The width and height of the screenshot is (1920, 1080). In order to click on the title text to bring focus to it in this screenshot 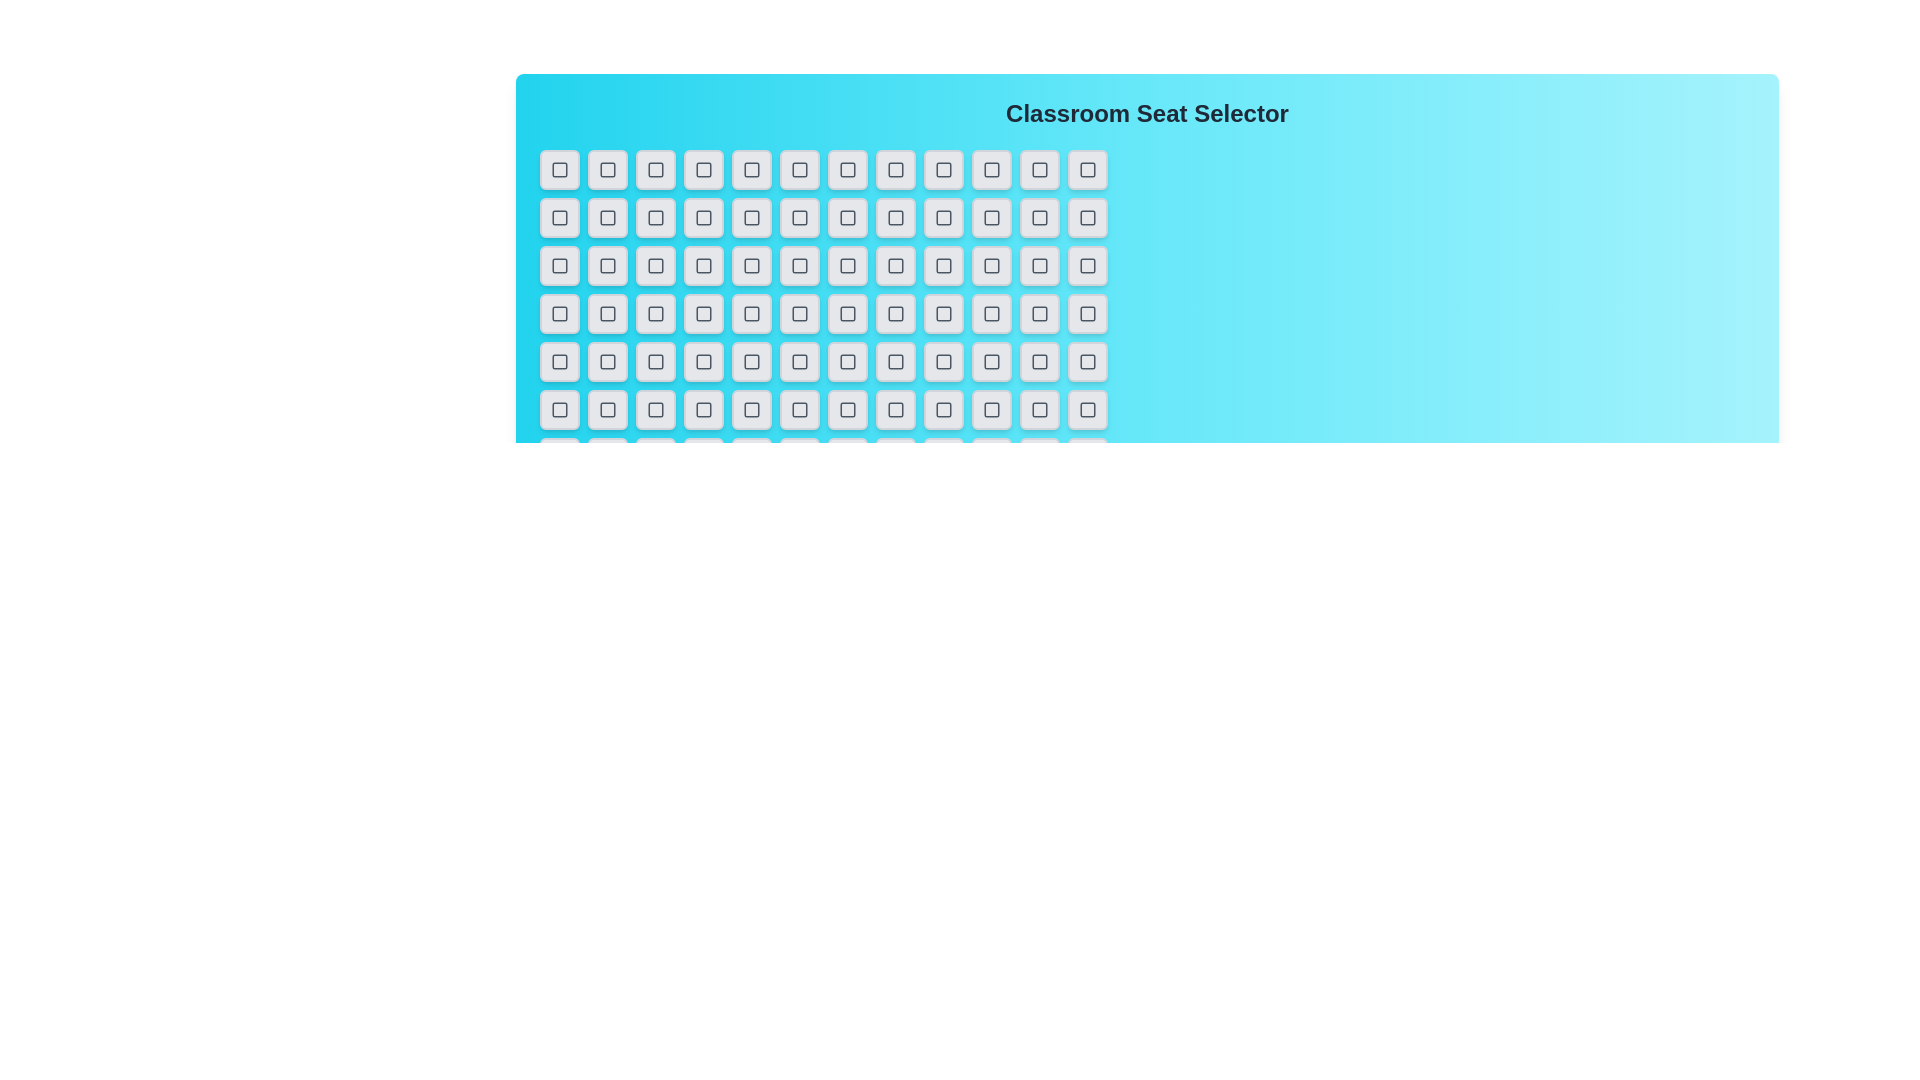, I will do `click(1147, 114)`.